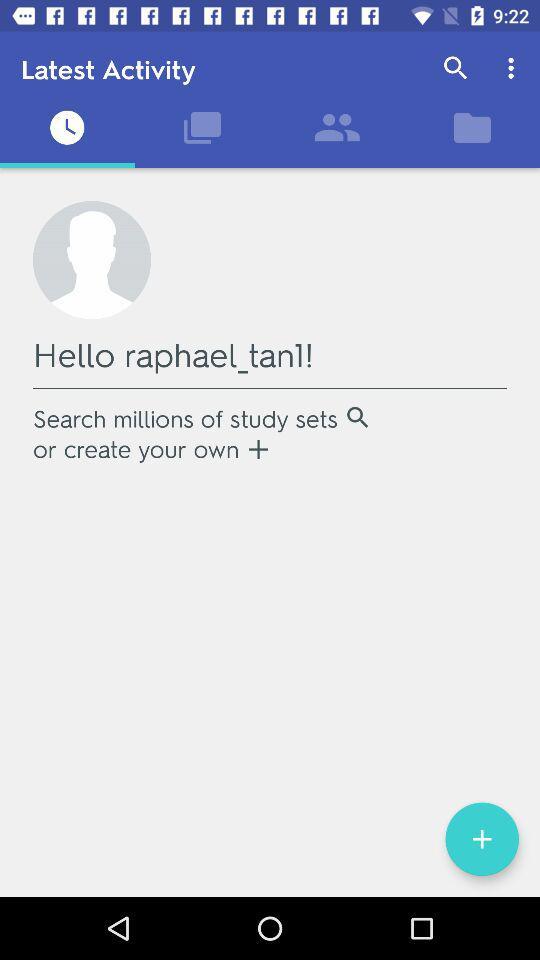 Image resolution: width=540 pixels, height=960 pixels. What do you see at coordinates (481, 839) in the screenshot?
I see `the icon at the bottom right corner` at bounding box center [481, 839].